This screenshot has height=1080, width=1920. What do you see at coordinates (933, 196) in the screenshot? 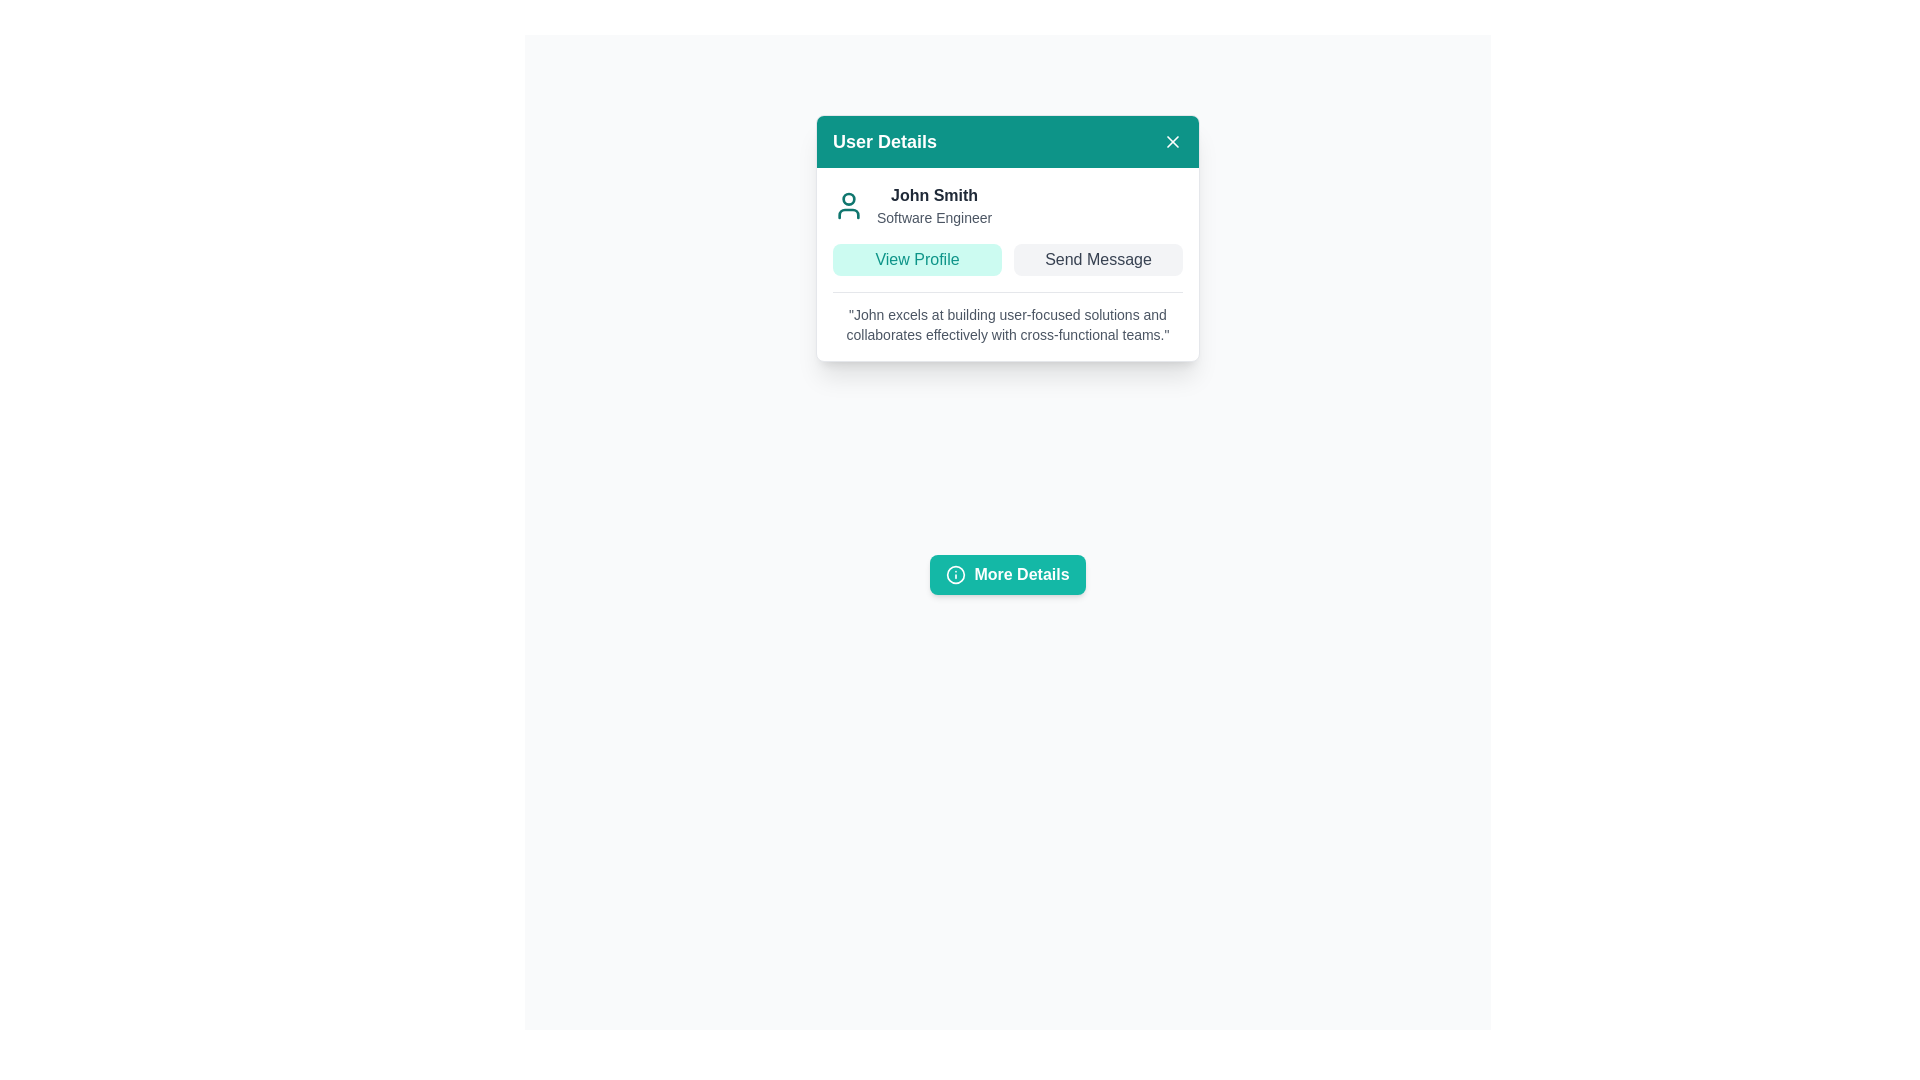
I see `the static text label displaying the name 'John Smith' in the 'User Details' dialog` at bounding box center [933, 196].